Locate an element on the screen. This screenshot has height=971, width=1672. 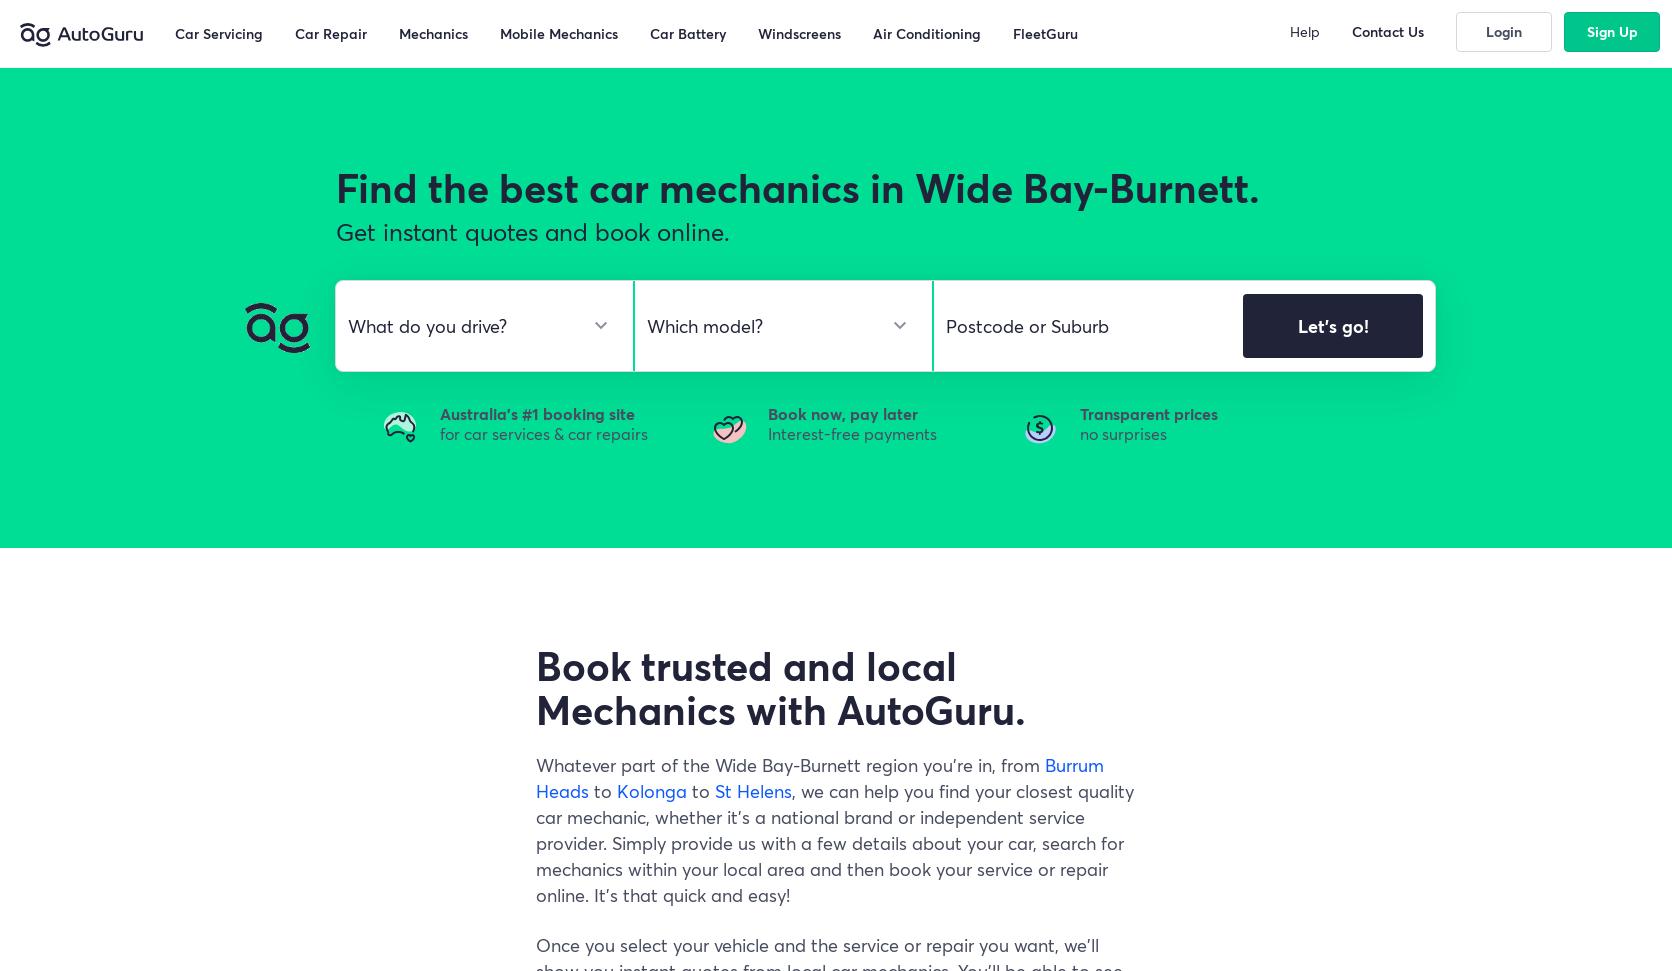
'Car Servicing' is located at coordinates (219, 32).